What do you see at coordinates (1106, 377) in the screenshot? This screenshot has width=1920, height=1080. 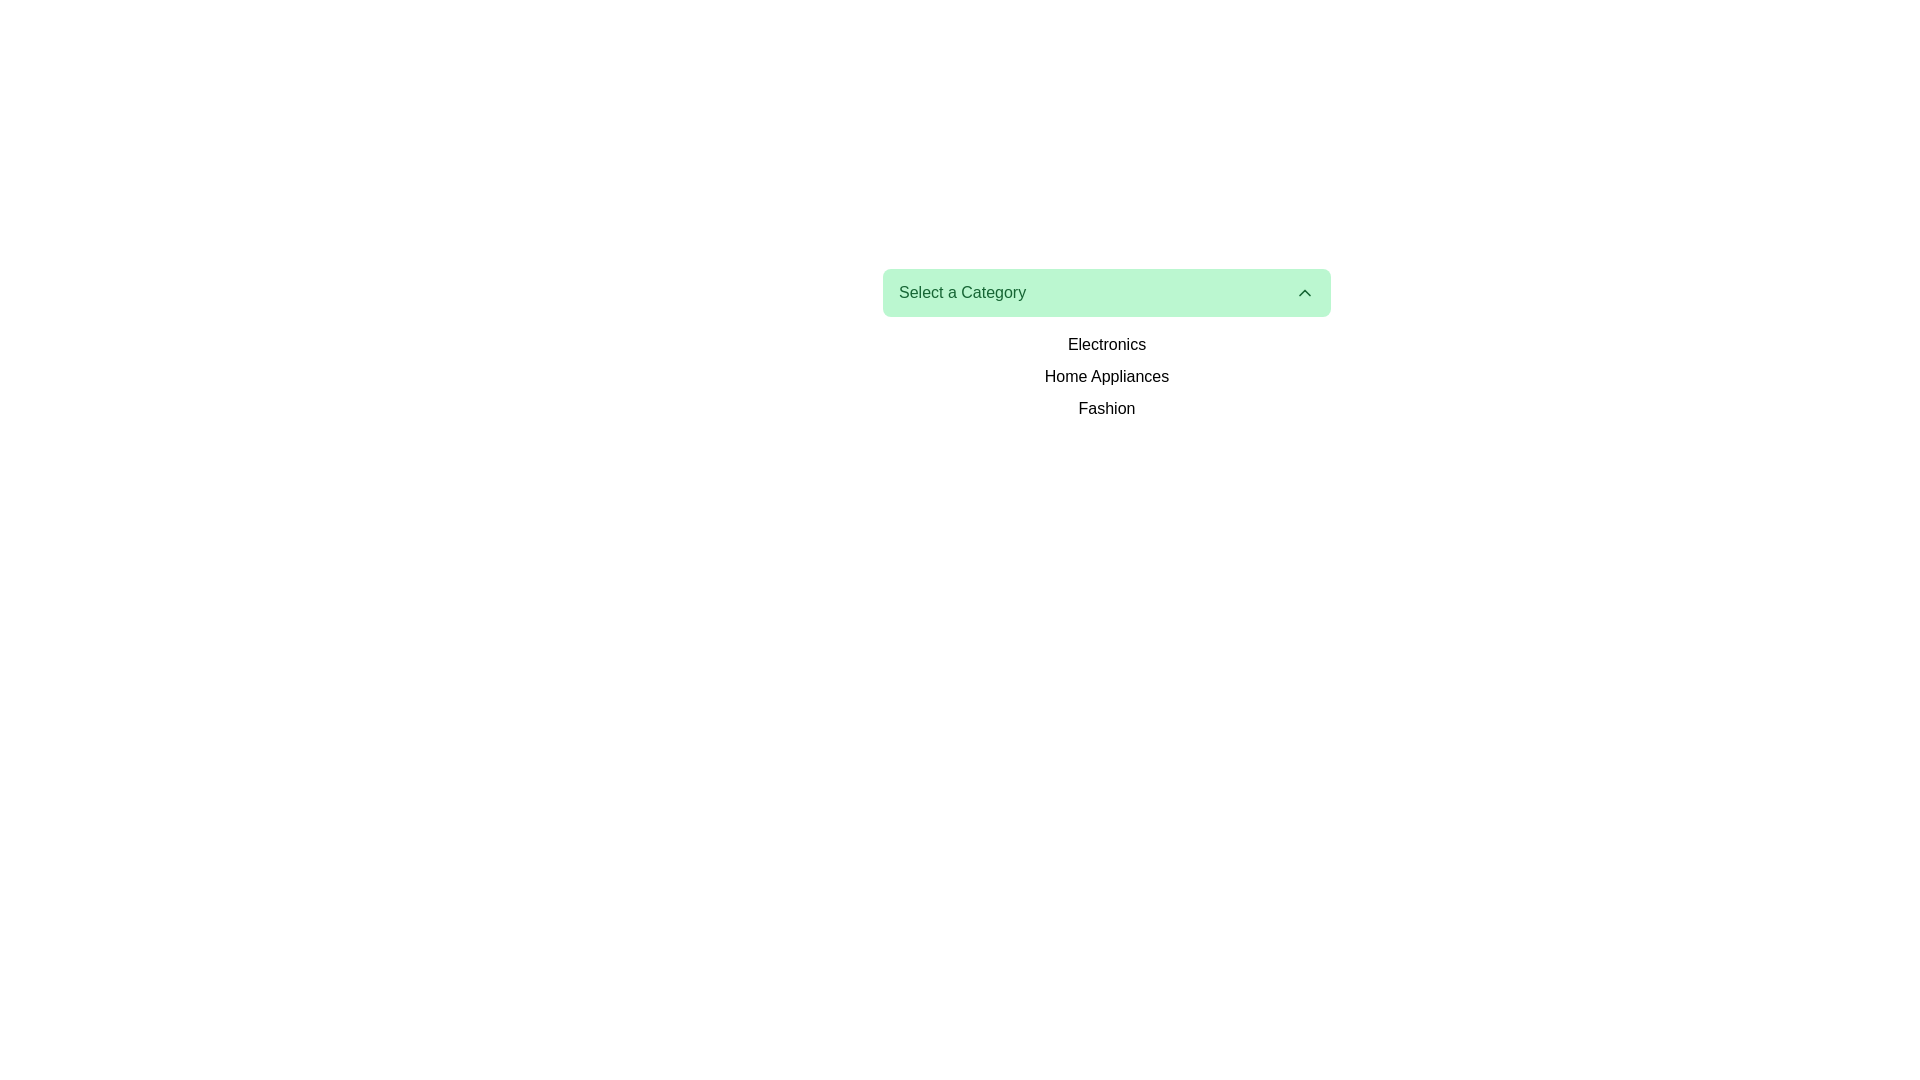 I see `the 'Home Appliances' text label to trigger a tooltip or highlight effect` at bounding box center [1106, 377].